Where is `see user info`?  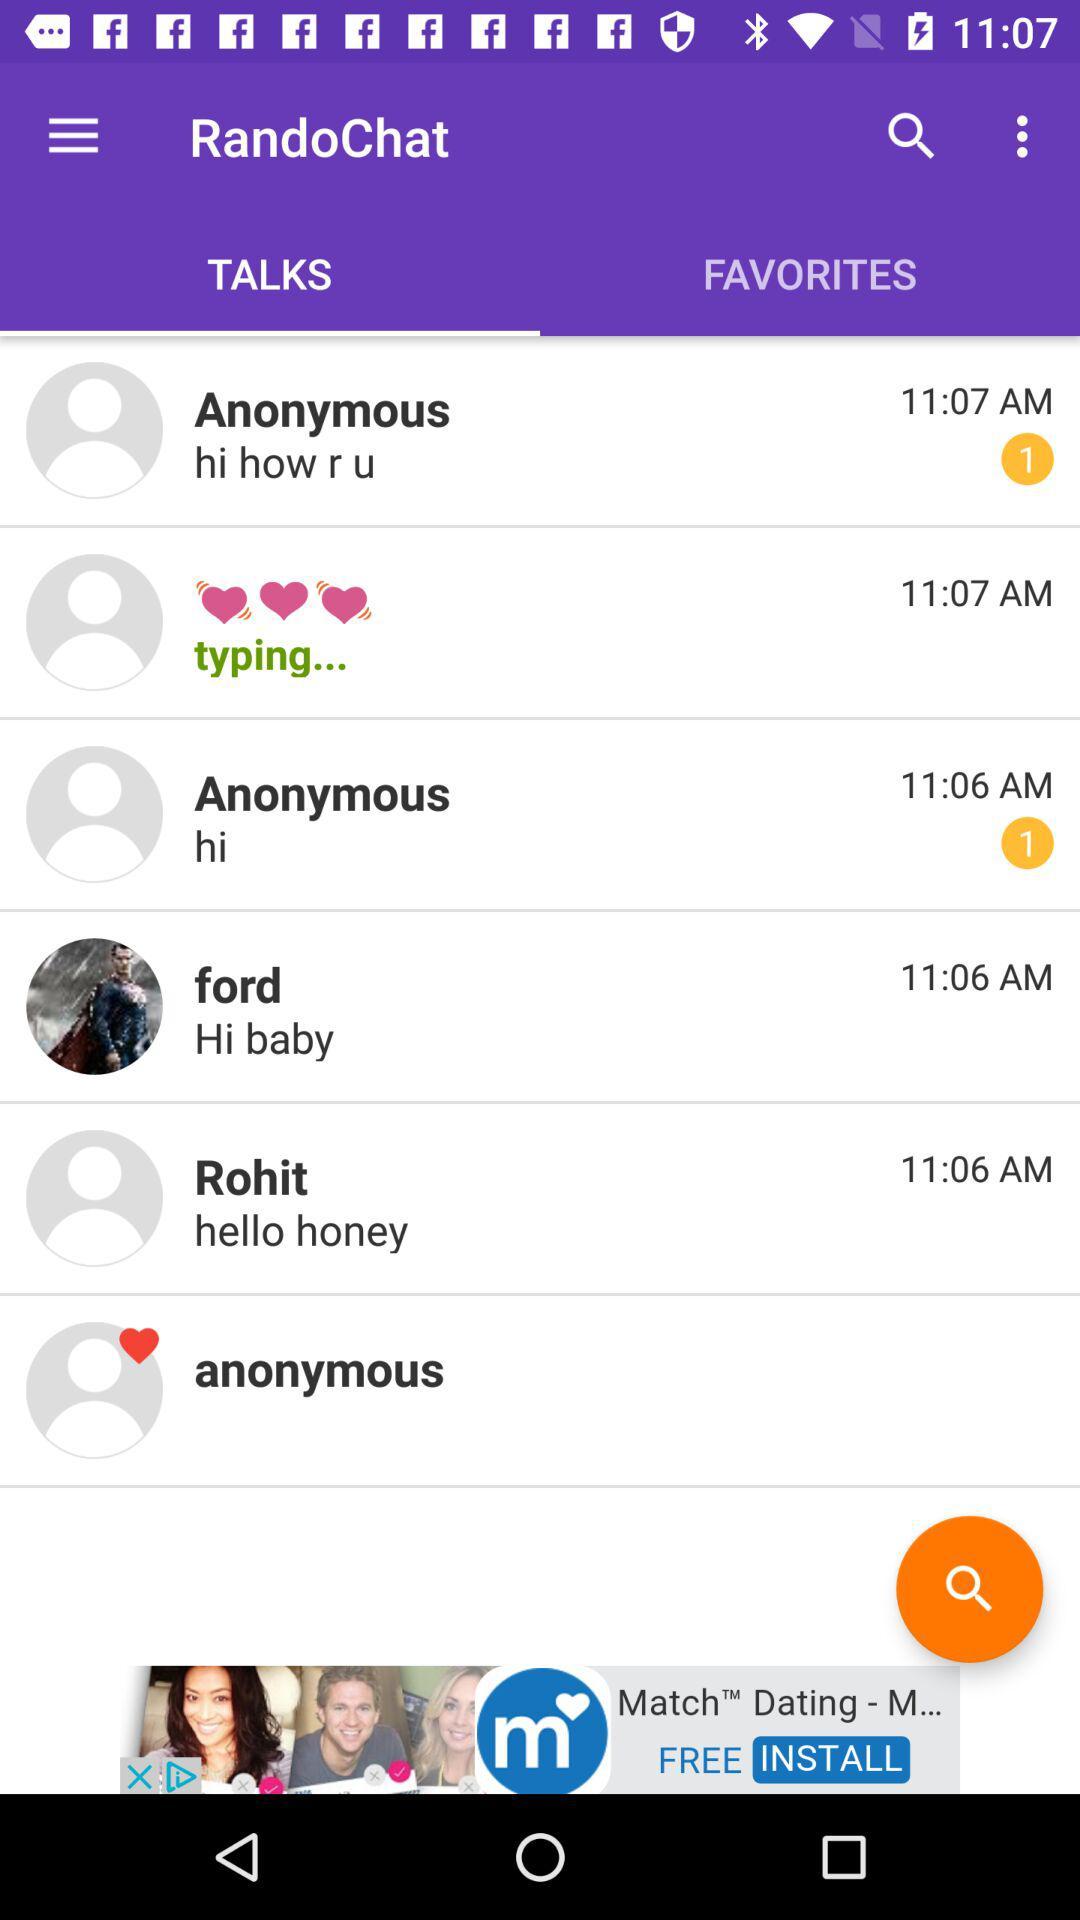 see user info is located at coordinates (94, 814).